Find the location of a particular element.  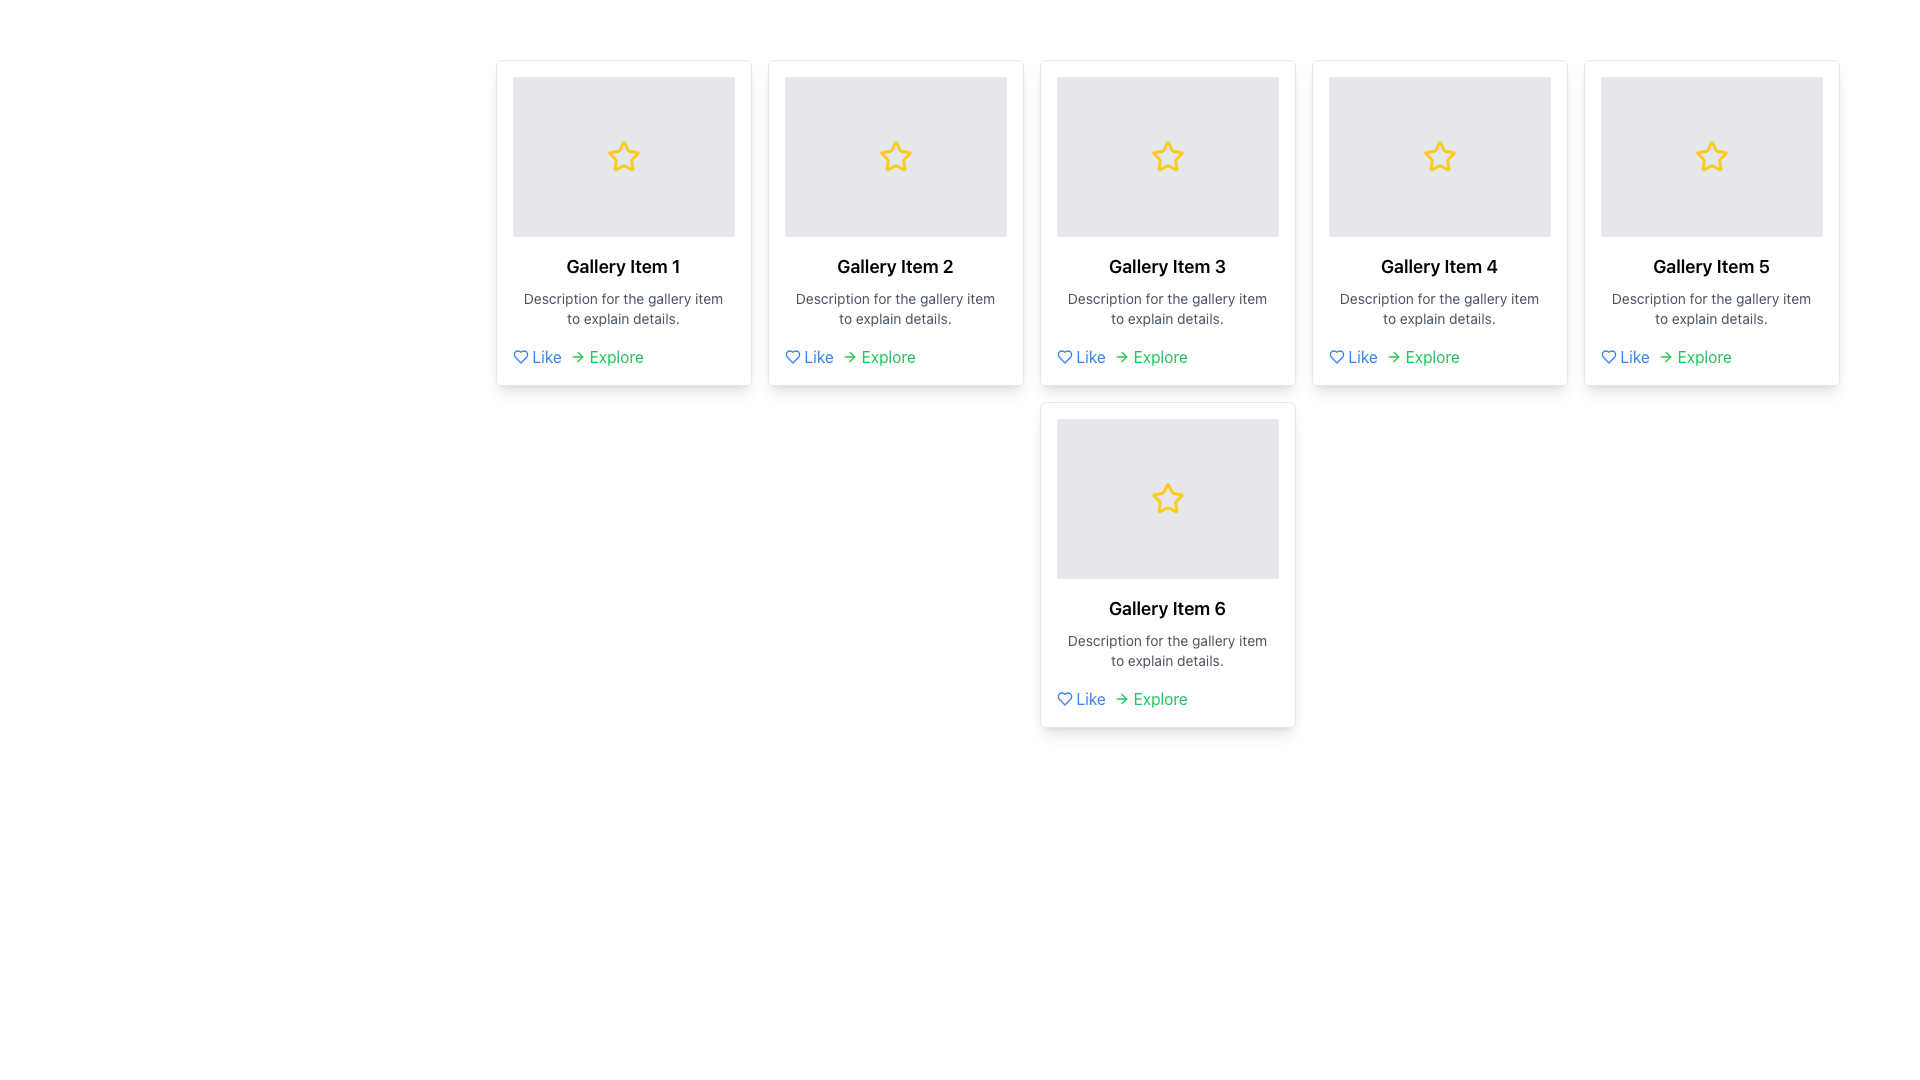

the 'Like' button located in the bottom-left corner of the card labeled 'Gallery Item 4' to like the item is located at coordinates (1353, 356).